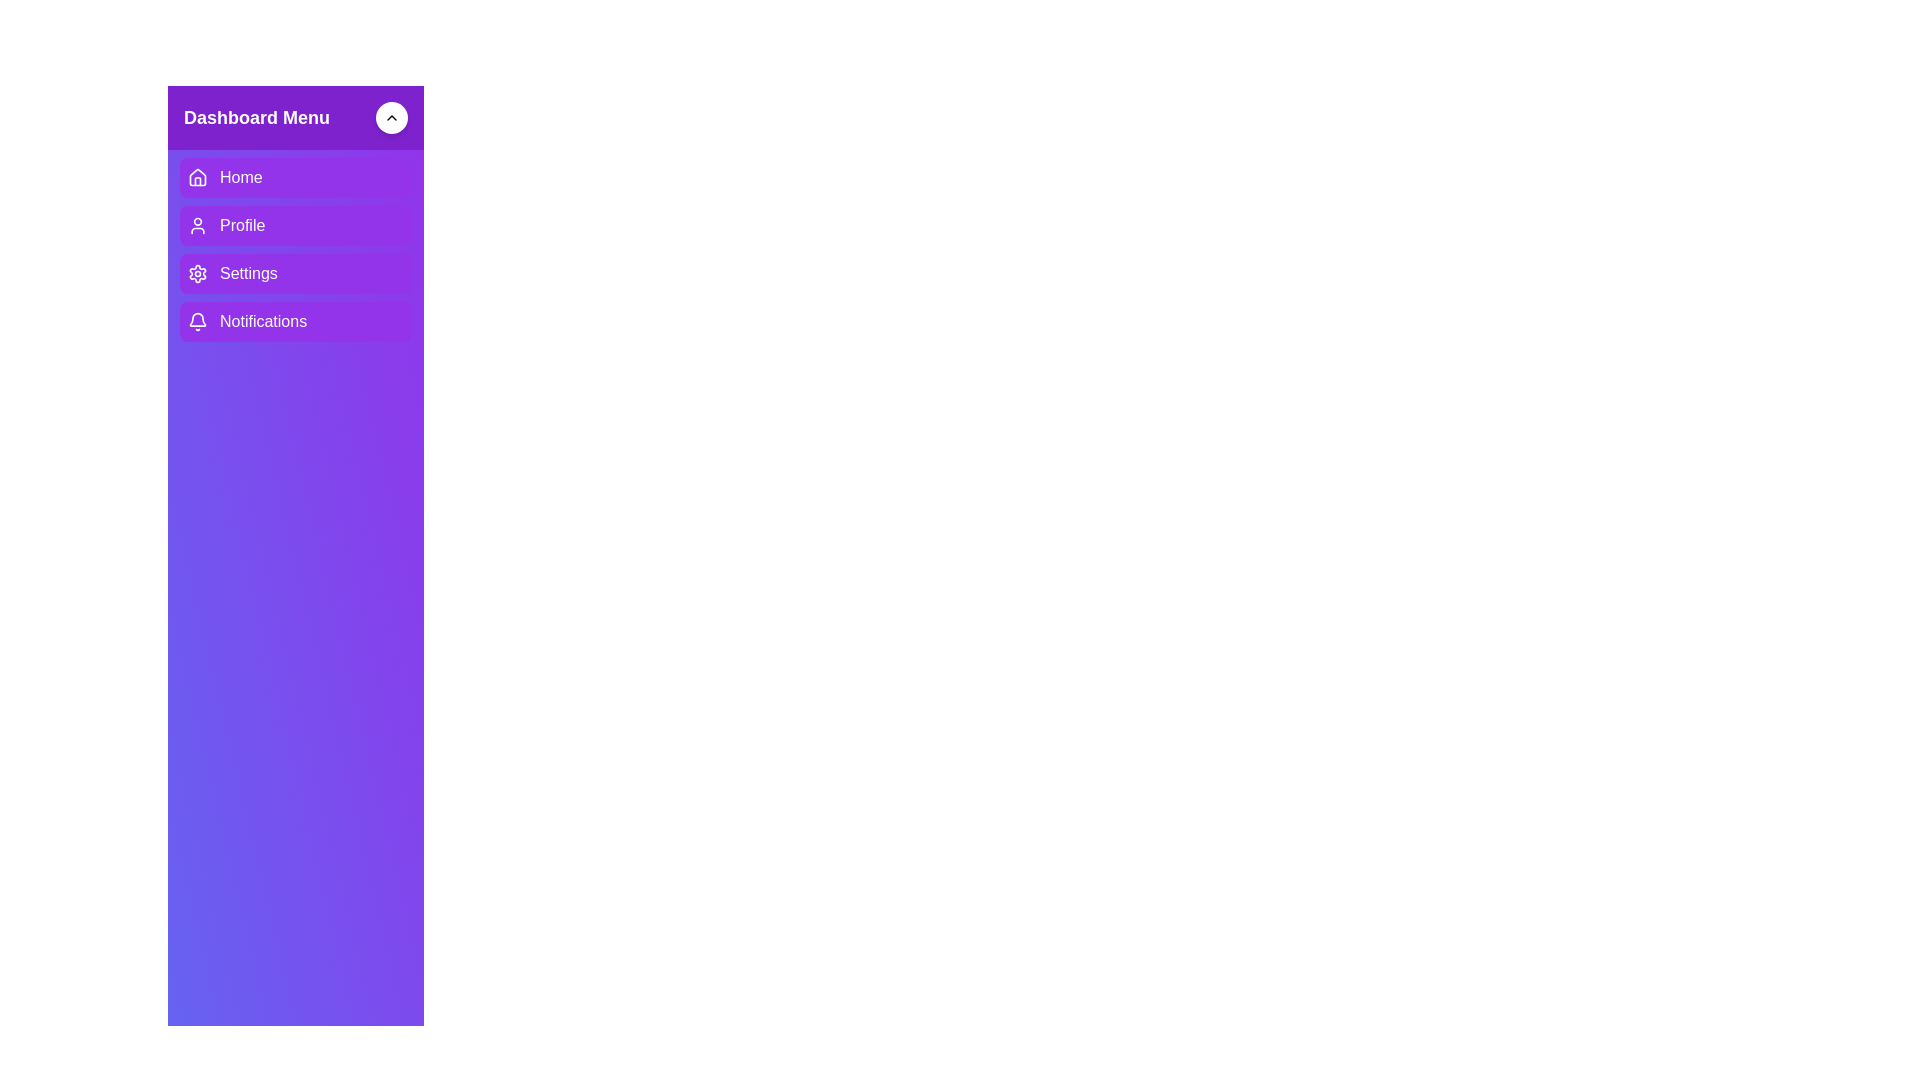 The height and width of the screenshot is (1080, 1920). I want to click on the gear icon representing settings in the Dashboard Menu, located to the left of the 'Settings' text label, so click(197, 273).